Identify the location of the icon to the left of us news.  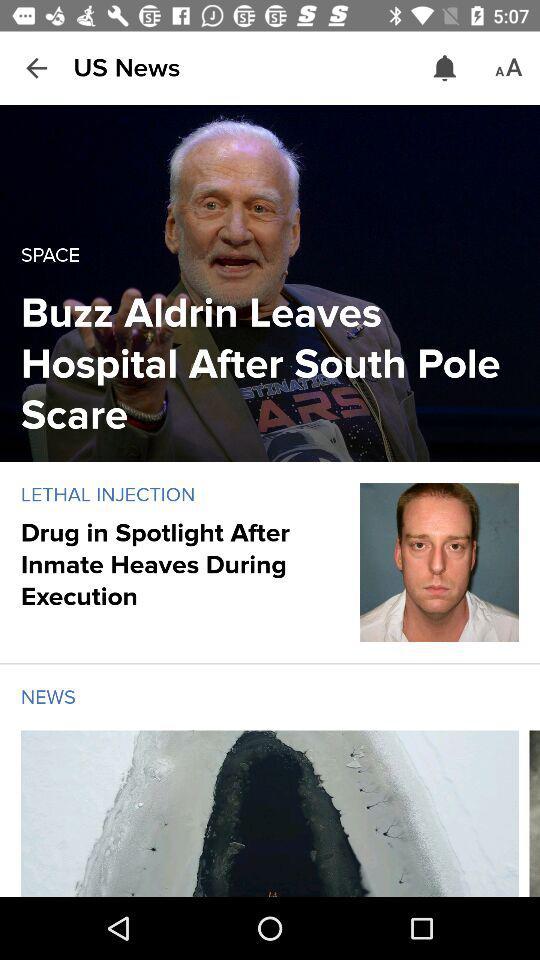
(36, 68).